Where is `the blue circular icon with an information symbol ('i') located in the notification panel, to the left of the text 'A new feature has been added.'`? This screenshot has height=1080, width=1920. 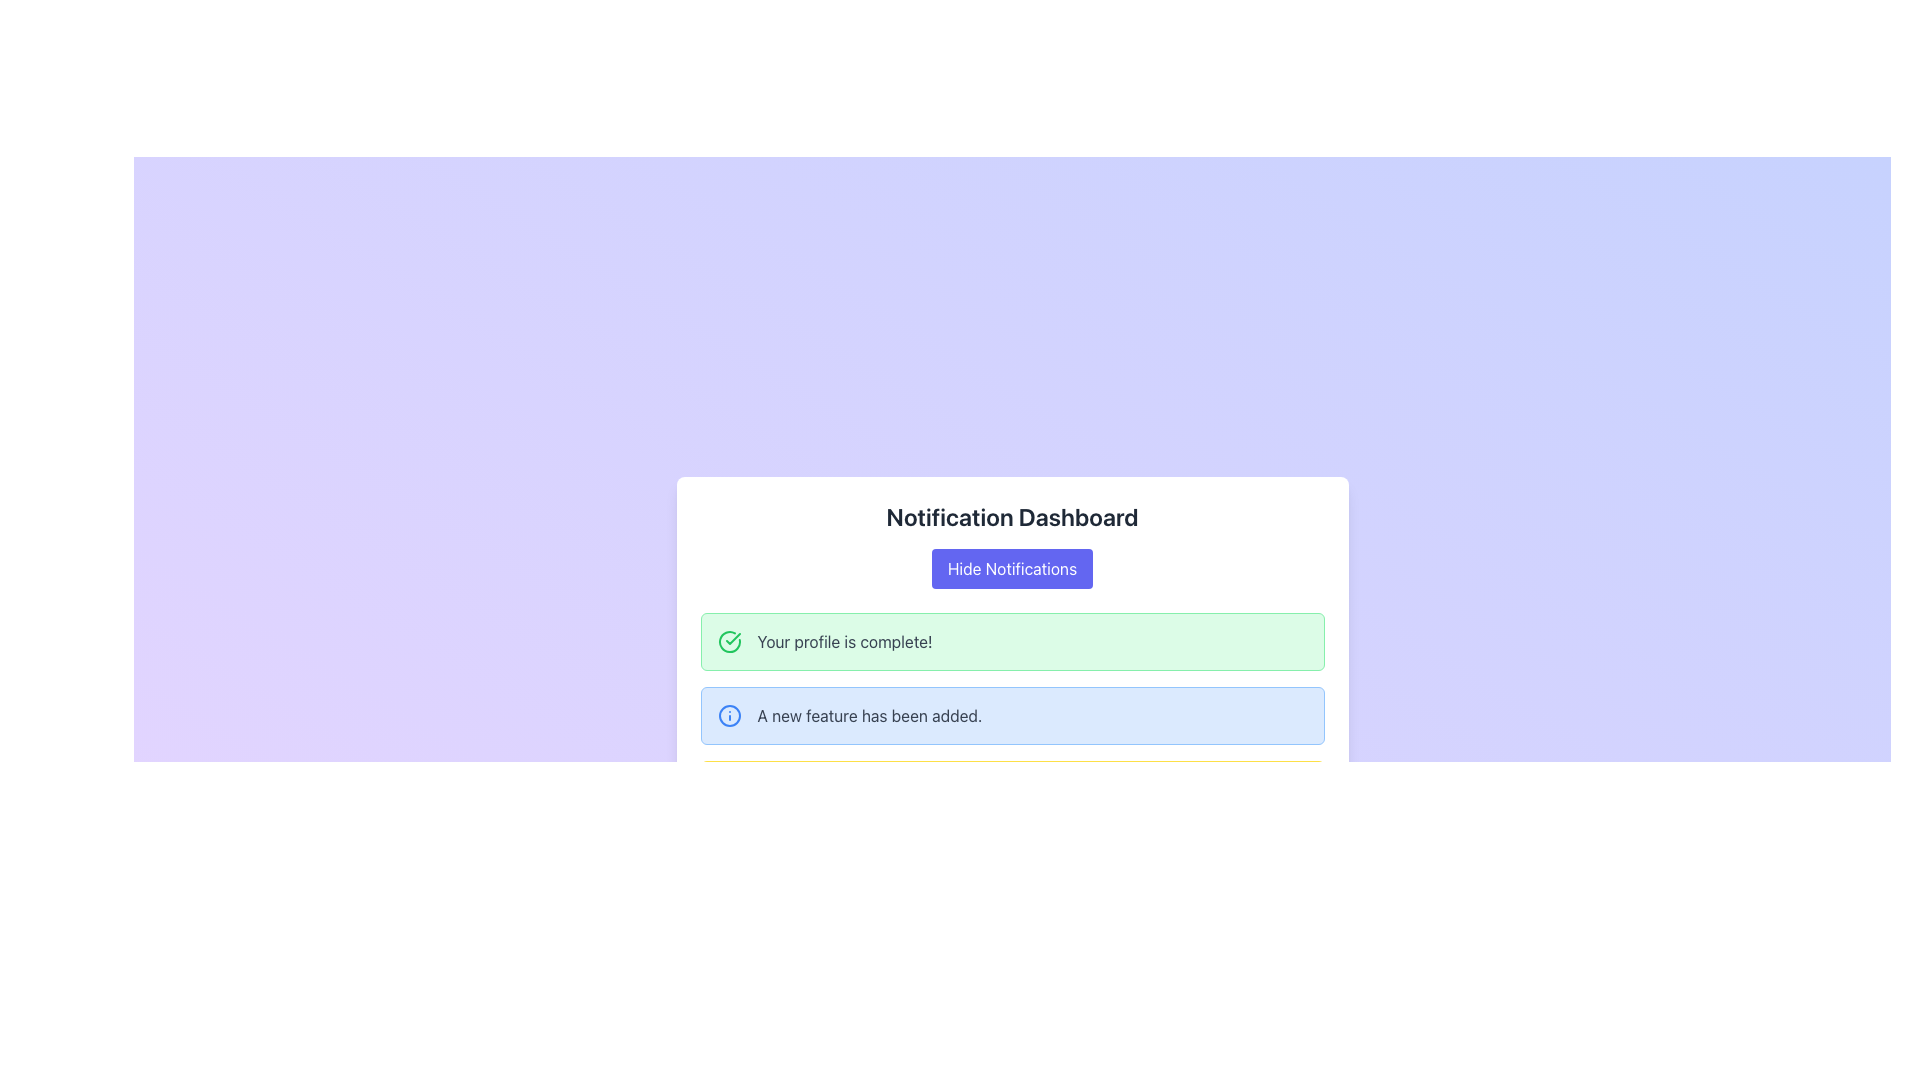
the blue circular icon with an information symbol ('i') located in the notification panel, to the left of the text 'A new feature has been added.' is located at coordinates (728, 715).